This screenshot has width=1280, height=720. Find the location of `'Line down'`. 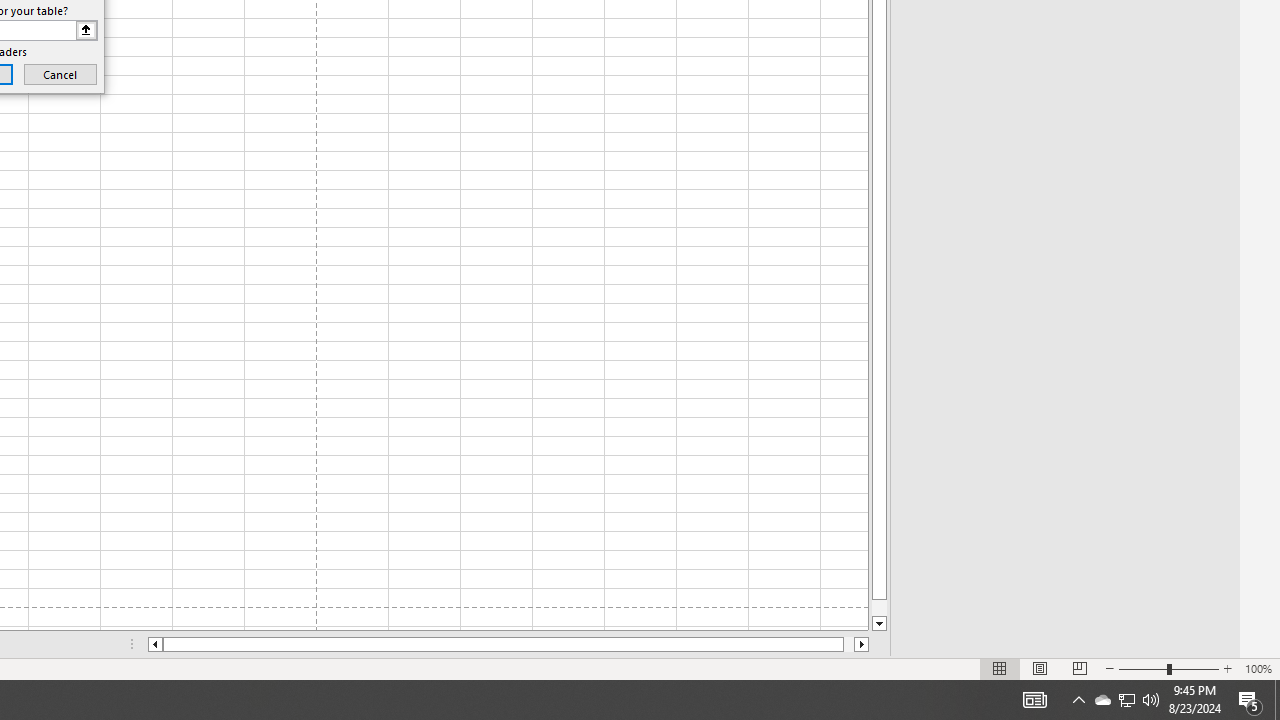

'Line down' is located at coordinates (879, 623).